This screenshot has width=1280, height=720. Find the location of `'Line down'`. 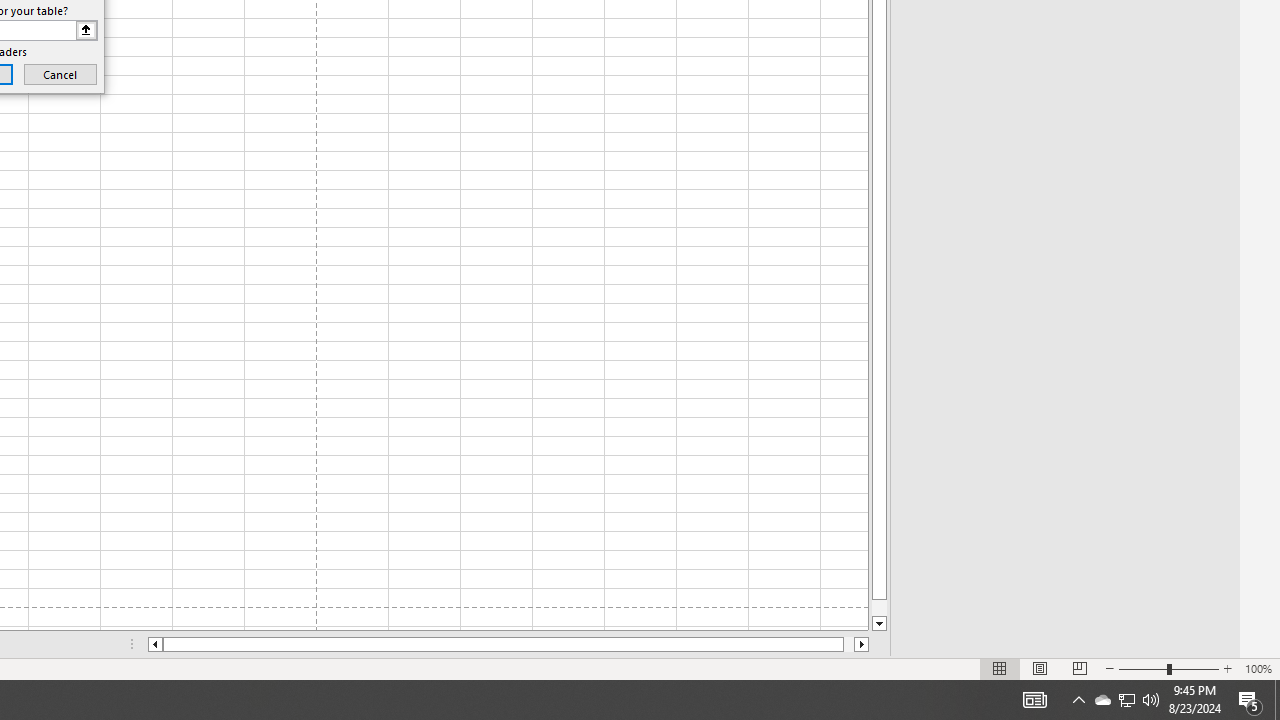

'Line down' is located at coordinates (879, 623).